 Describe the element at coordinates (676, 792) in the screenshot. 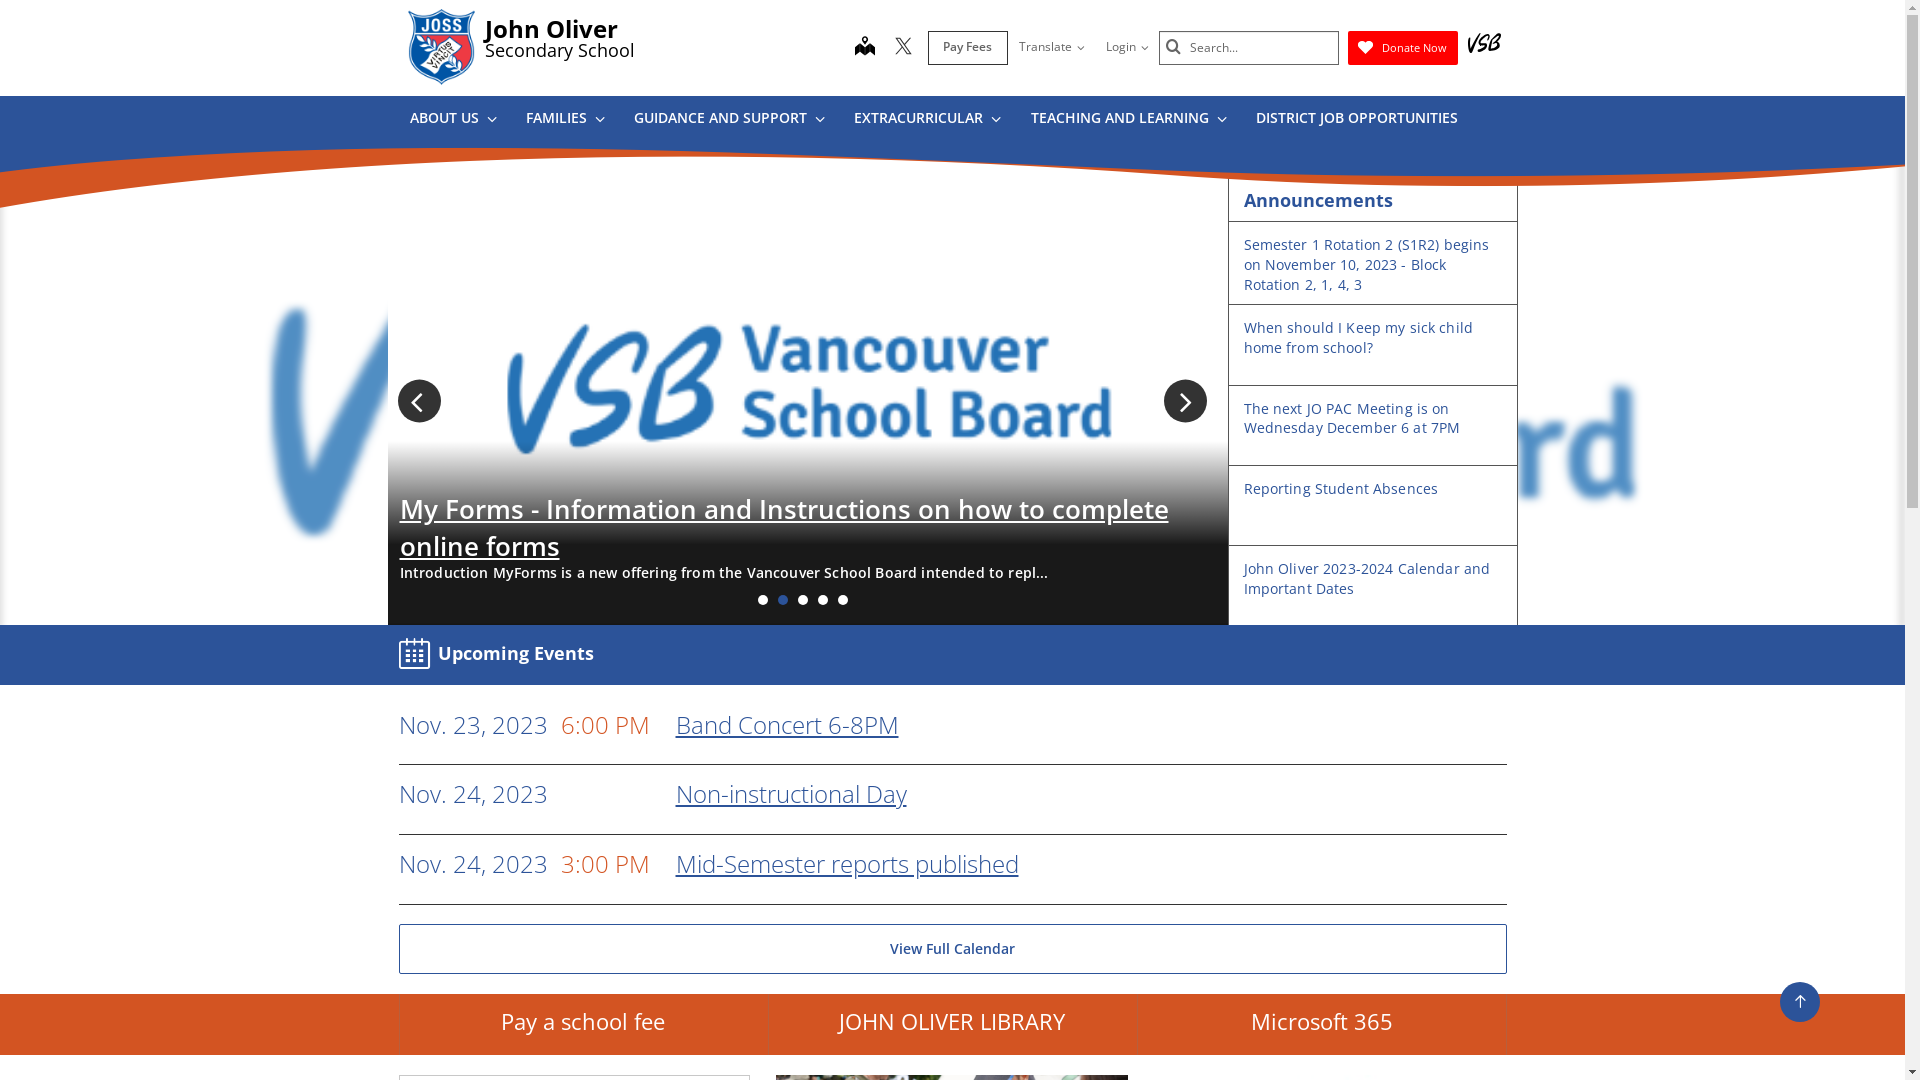

I see `'Non-instructional Day'` at that location.